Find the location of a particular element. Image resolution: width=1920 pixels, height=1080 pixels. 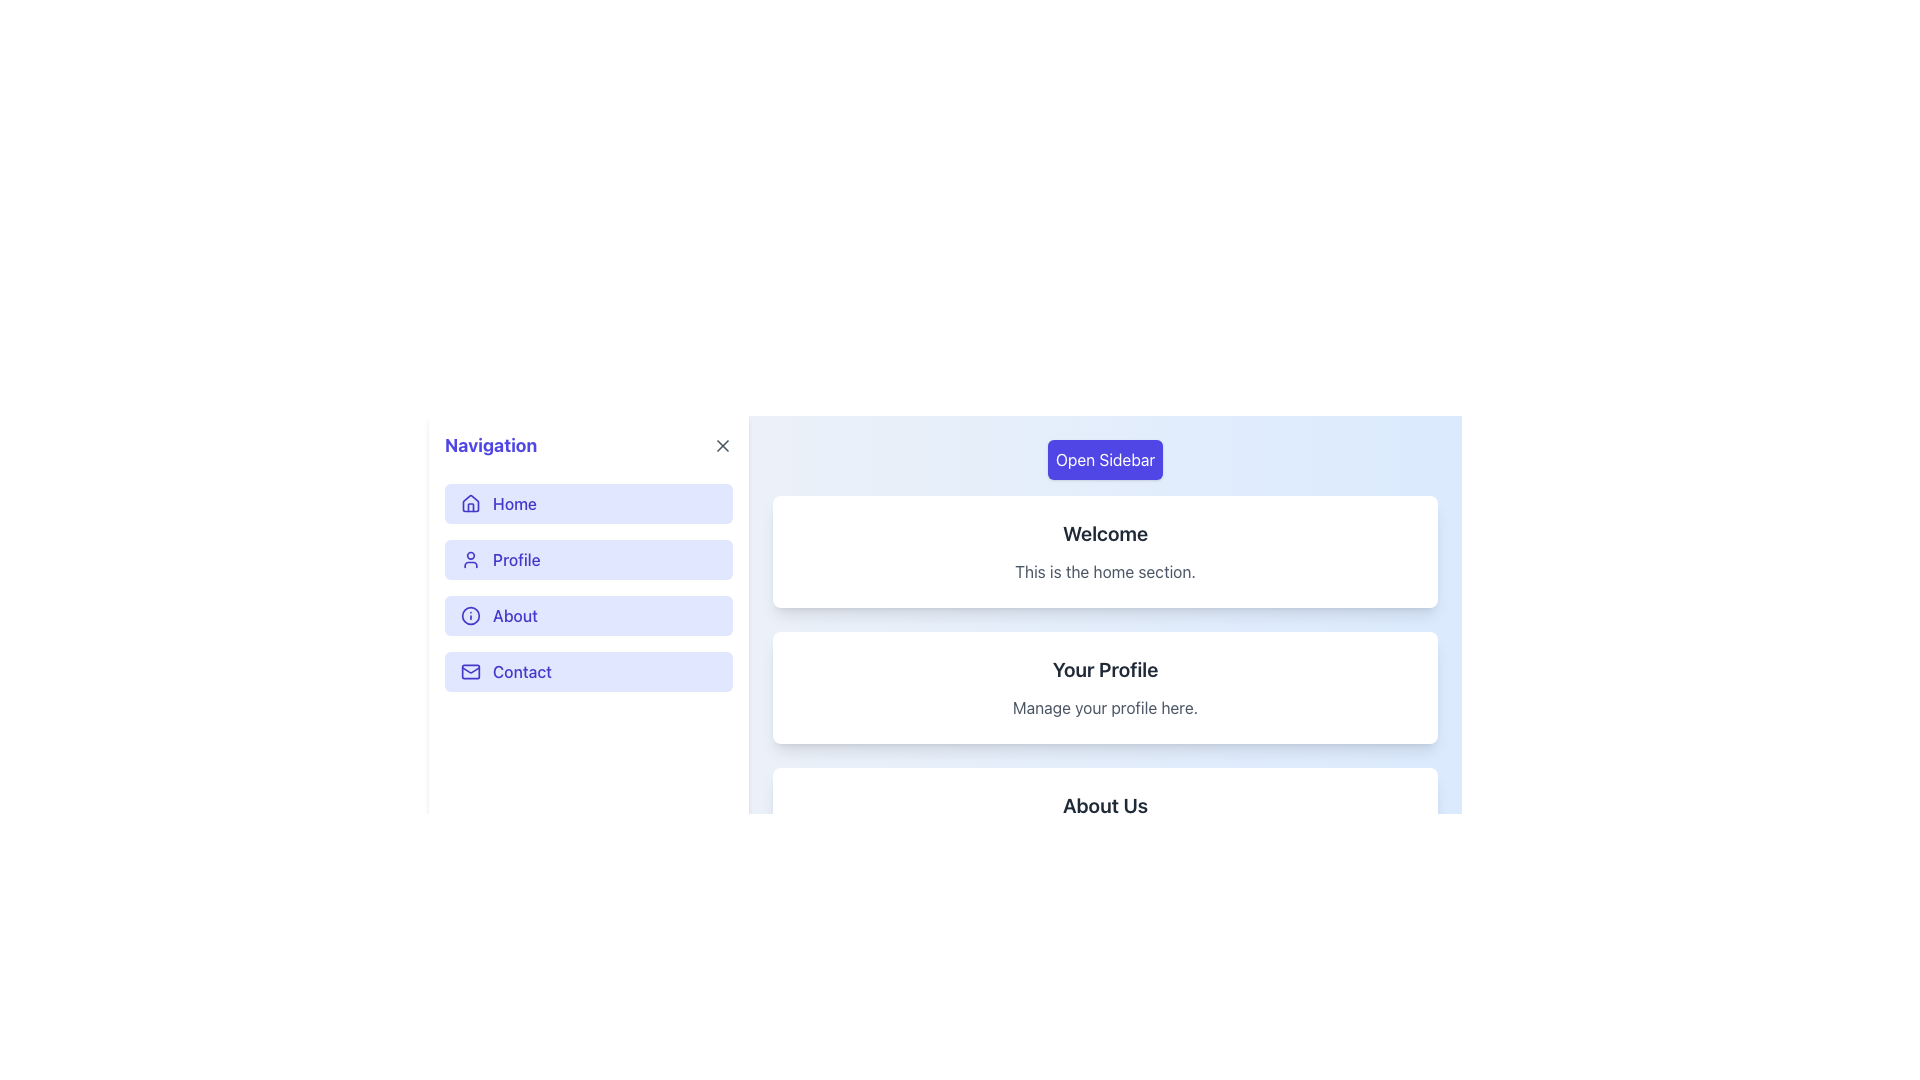

the rectangular shape with rounded corners that forms the body of the envelope icon representing the 'Contact' option in the navigation section is located at coordinates (469, 671).